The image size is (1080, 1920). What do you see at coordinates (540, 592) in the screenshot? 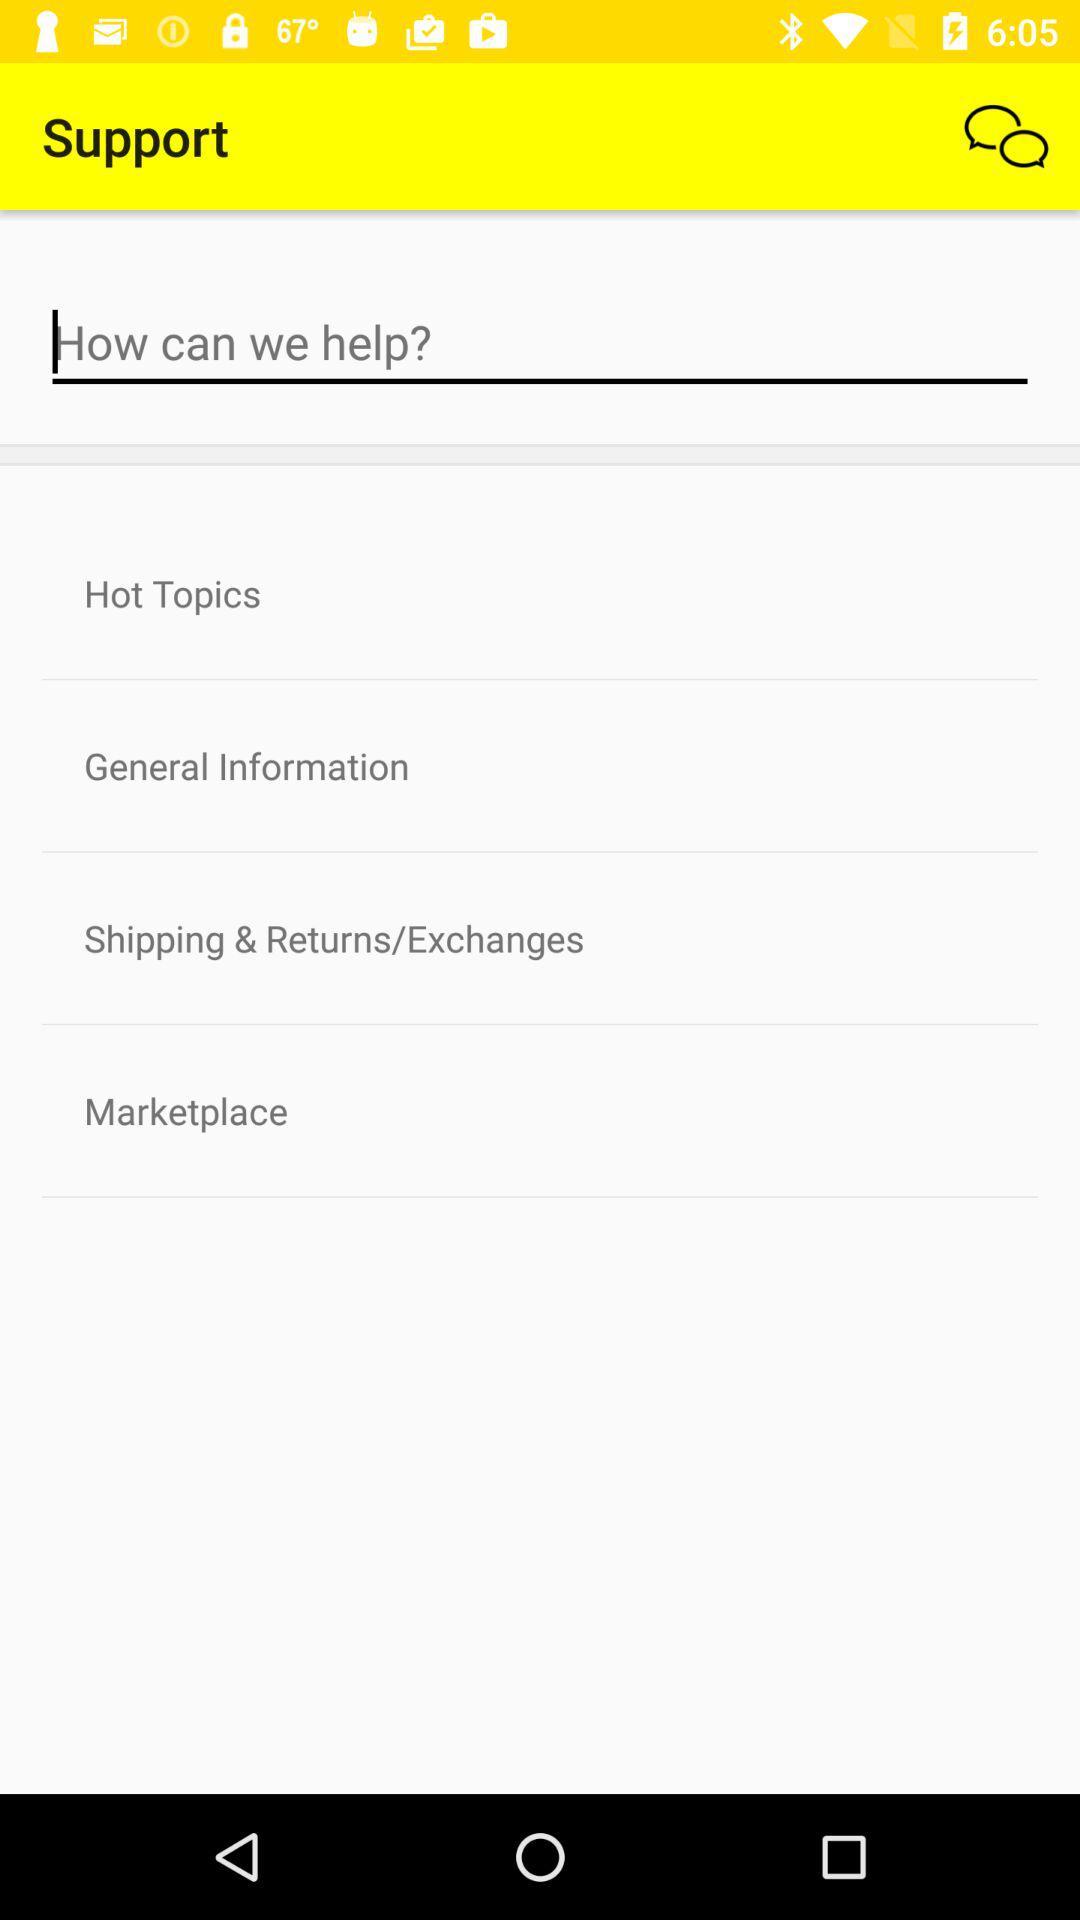
I see `the icon above general information icon` at bounding box center [540, 592].